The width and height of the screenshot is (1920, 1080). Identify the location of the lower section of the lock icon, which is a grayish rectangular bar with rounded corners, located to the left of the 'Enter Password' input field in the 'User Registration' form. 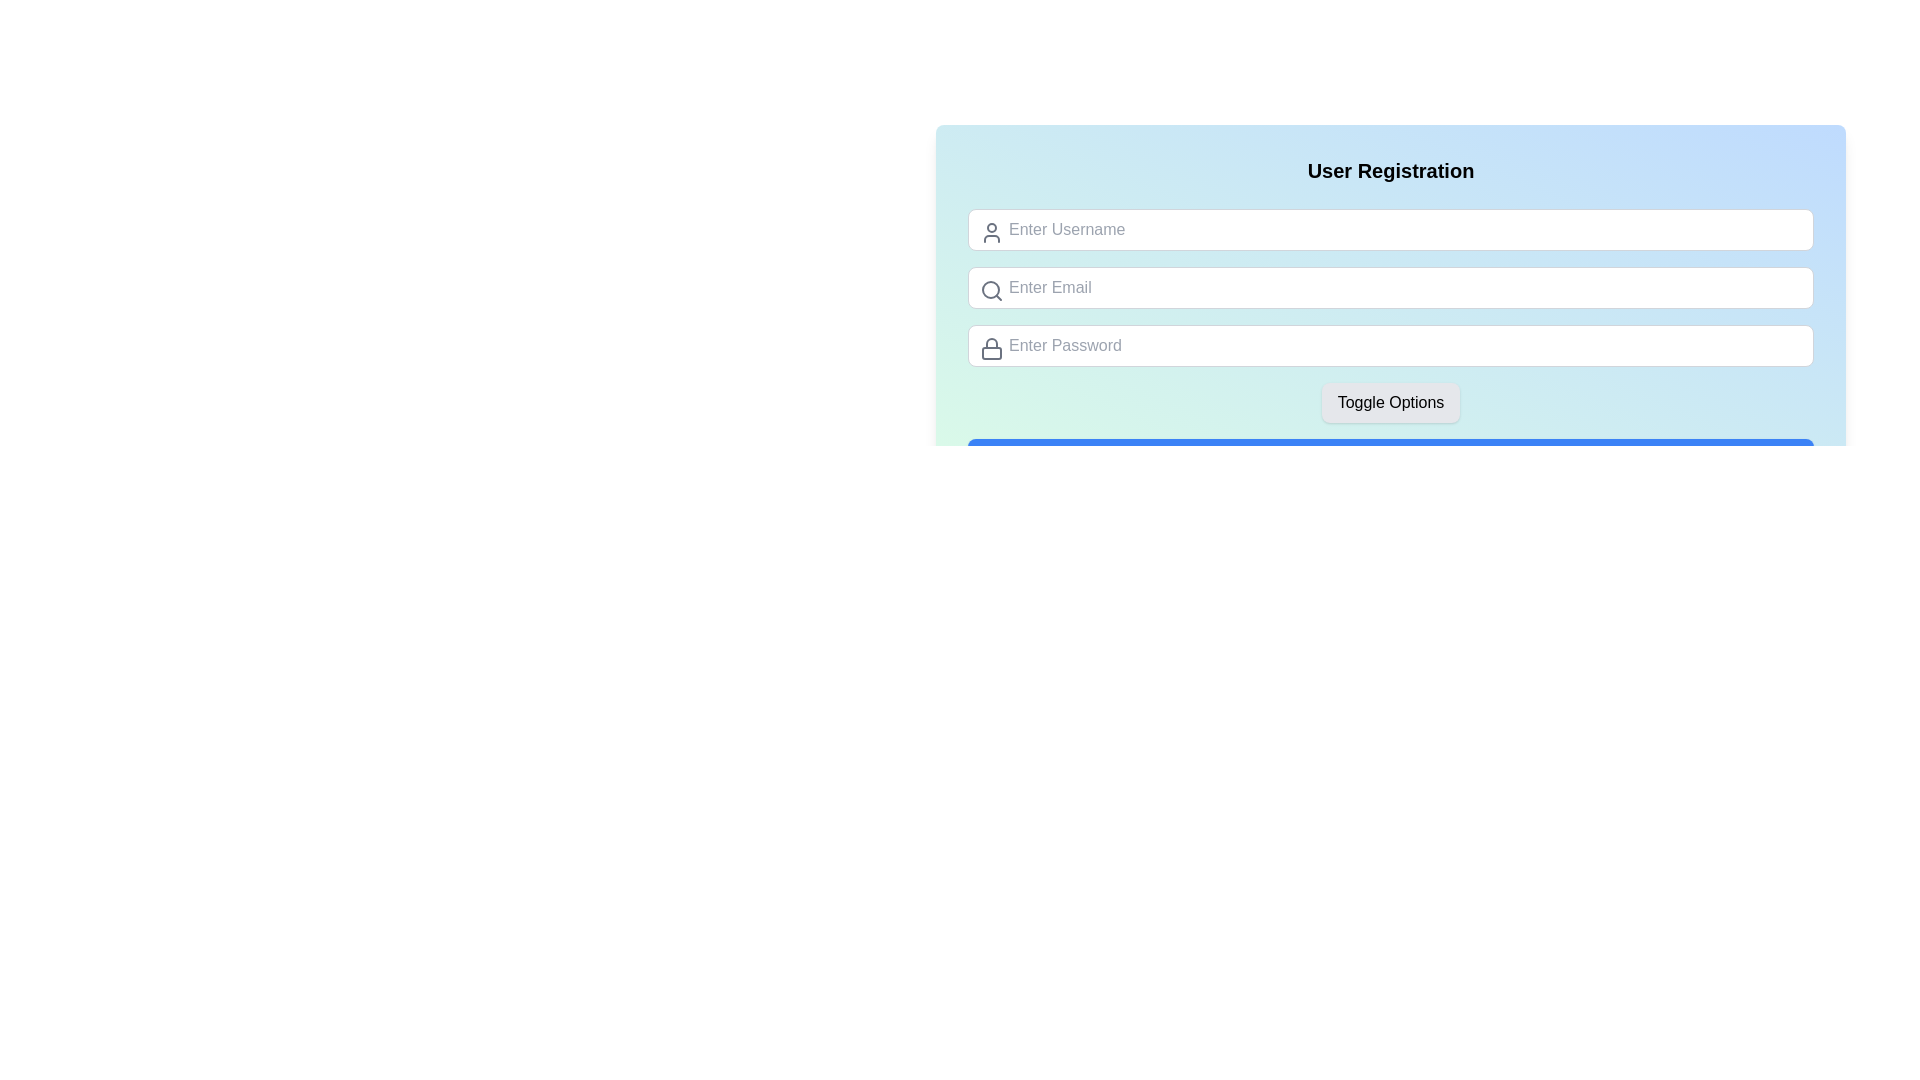
(992, 352).